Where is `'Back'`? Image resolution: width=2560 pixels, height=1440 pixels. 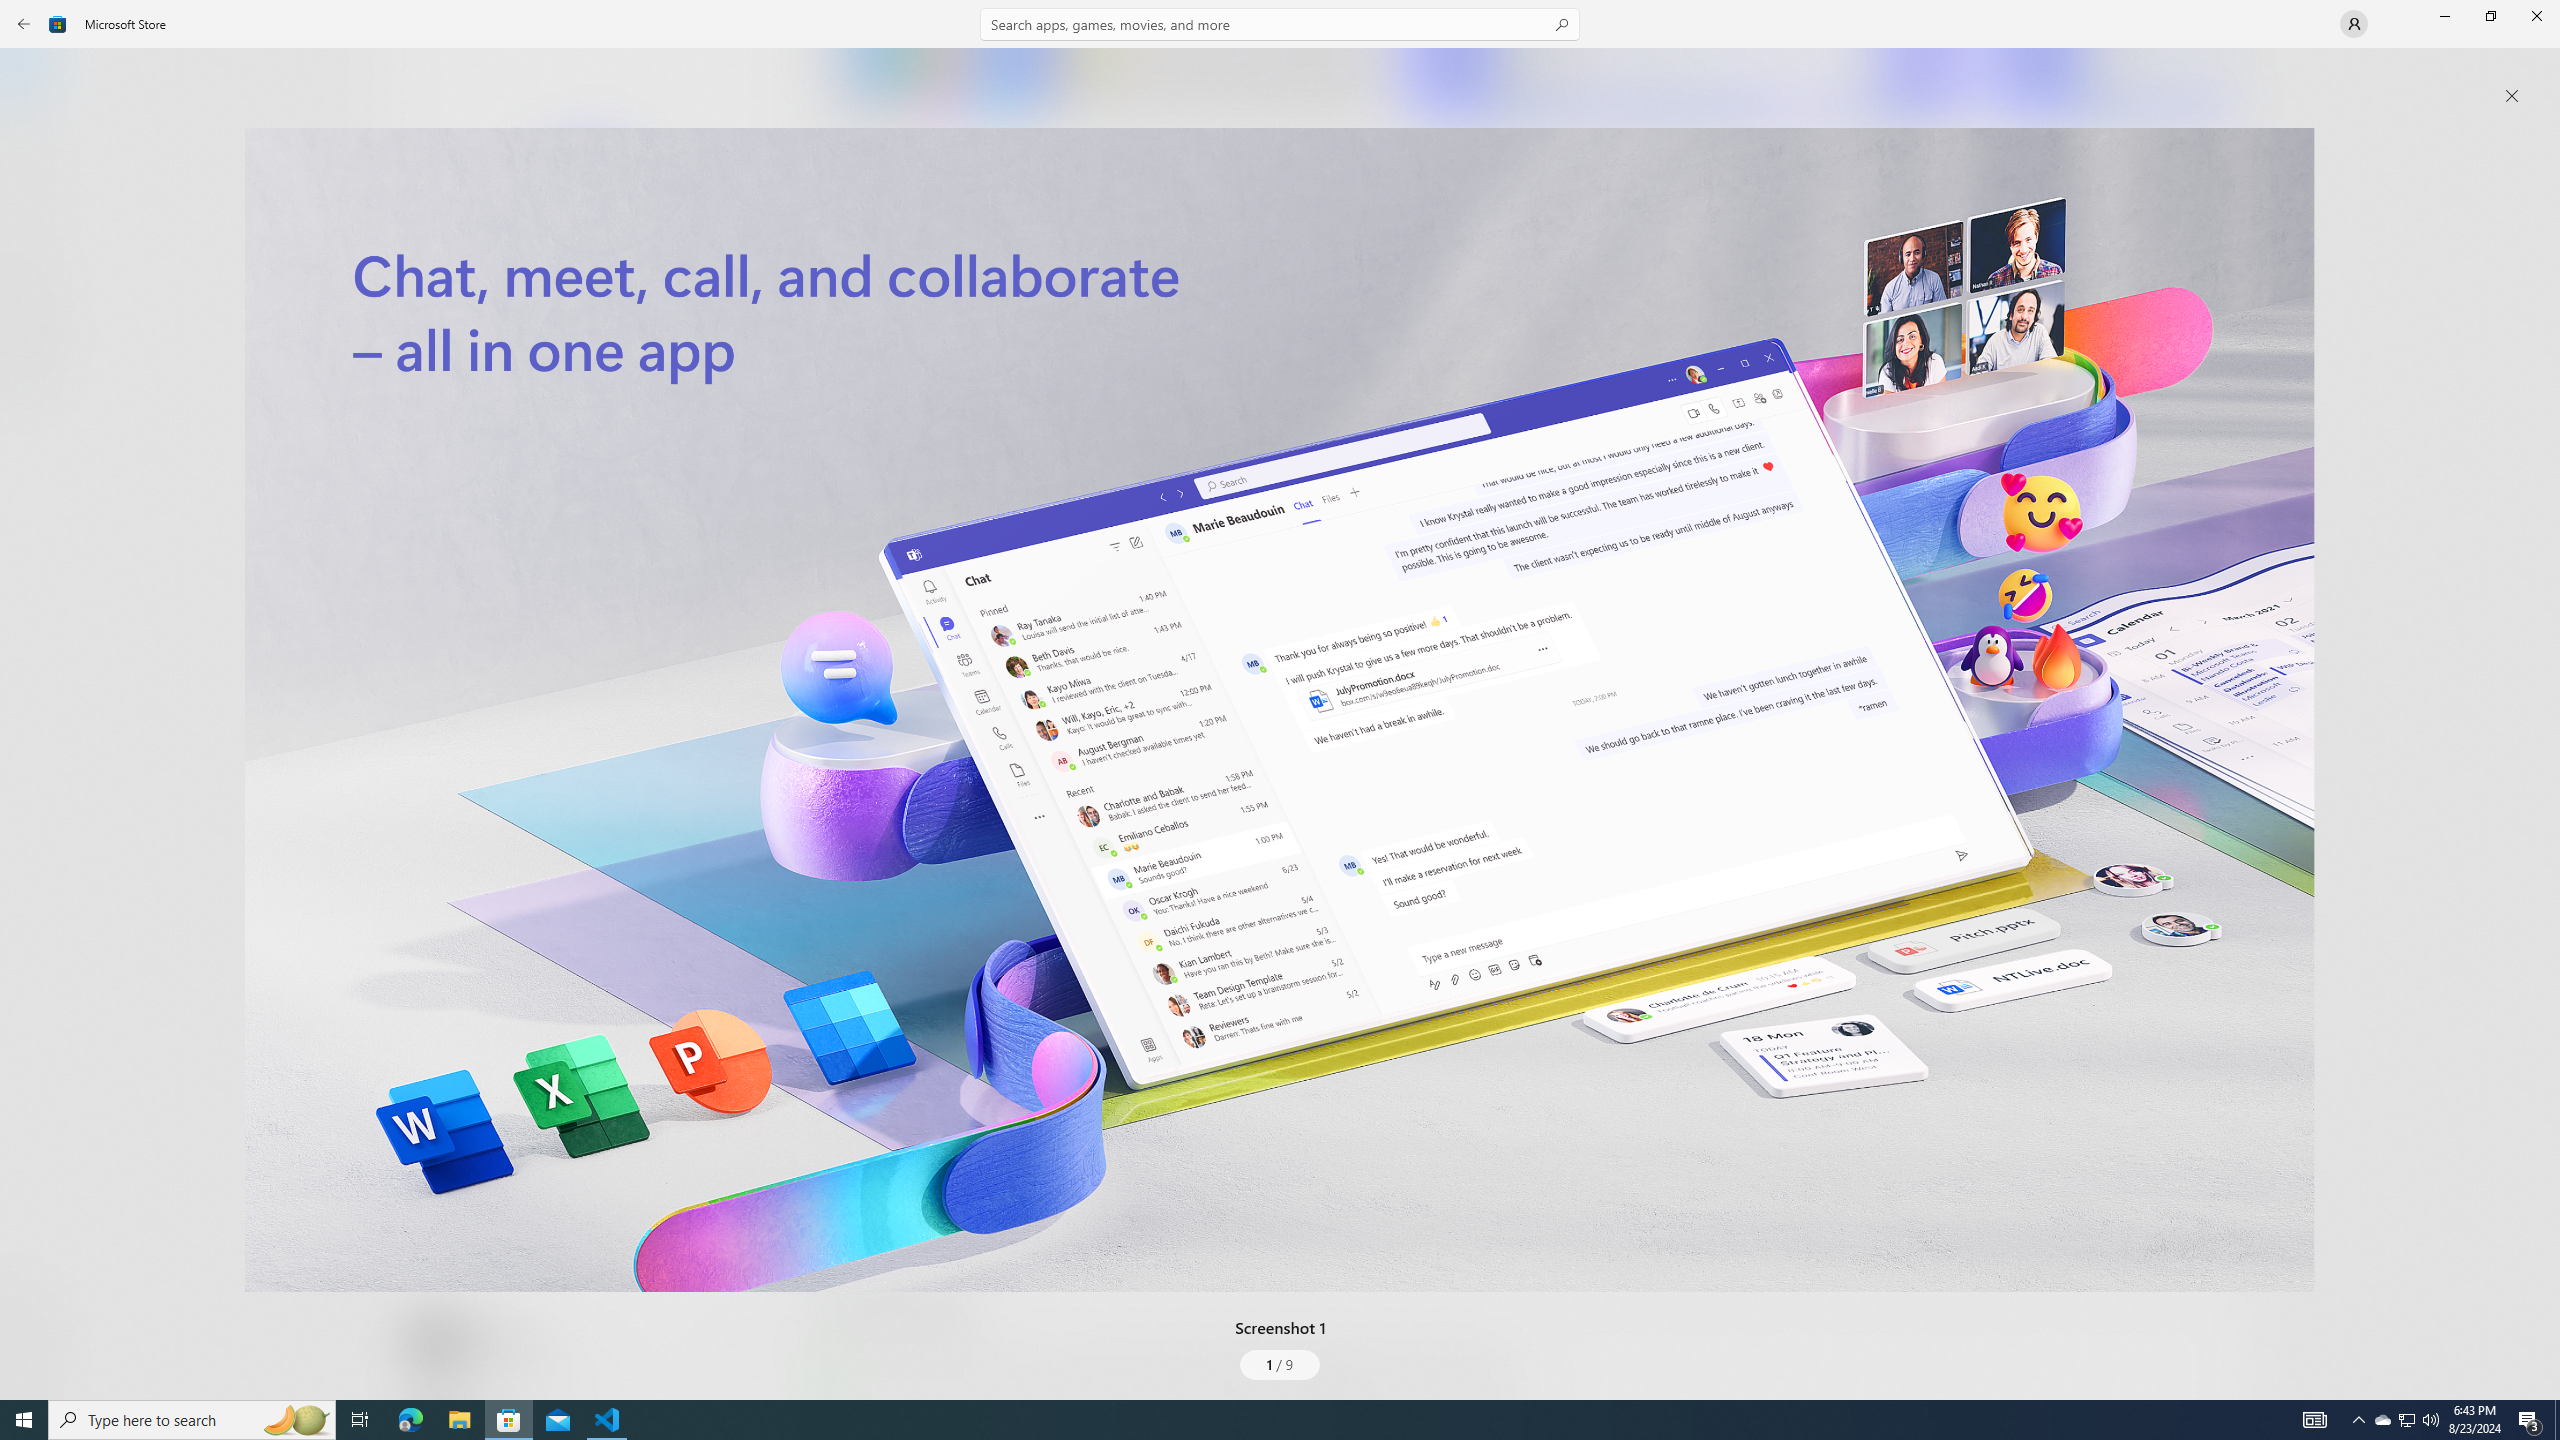 'Back' is located at coordinates (24, 22).